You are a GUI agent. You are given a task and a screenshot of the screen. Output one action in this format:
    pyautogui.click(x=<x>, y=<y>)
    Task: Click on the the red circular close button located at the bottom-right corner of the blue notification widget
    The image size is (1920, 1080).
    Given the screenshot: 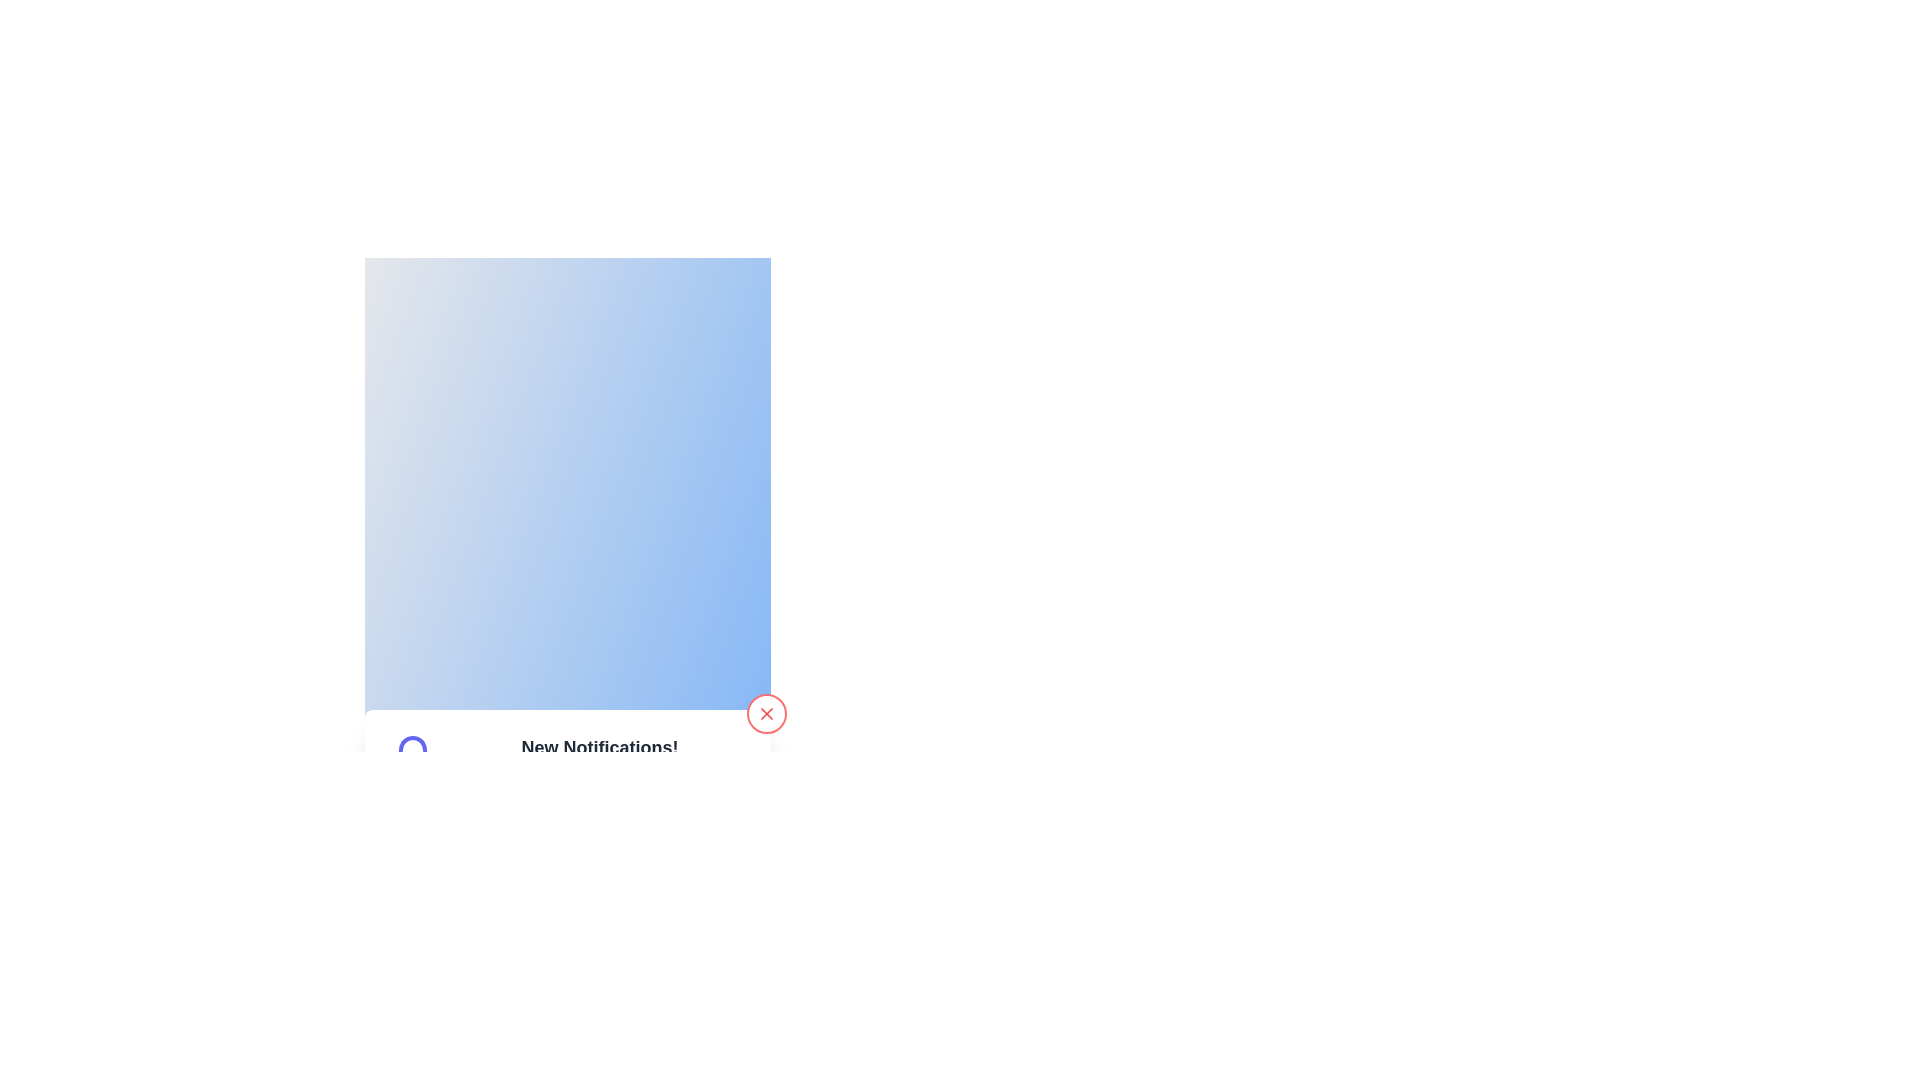 What is the action you would take?
    pyautogui.click(x=766, y=712)
    